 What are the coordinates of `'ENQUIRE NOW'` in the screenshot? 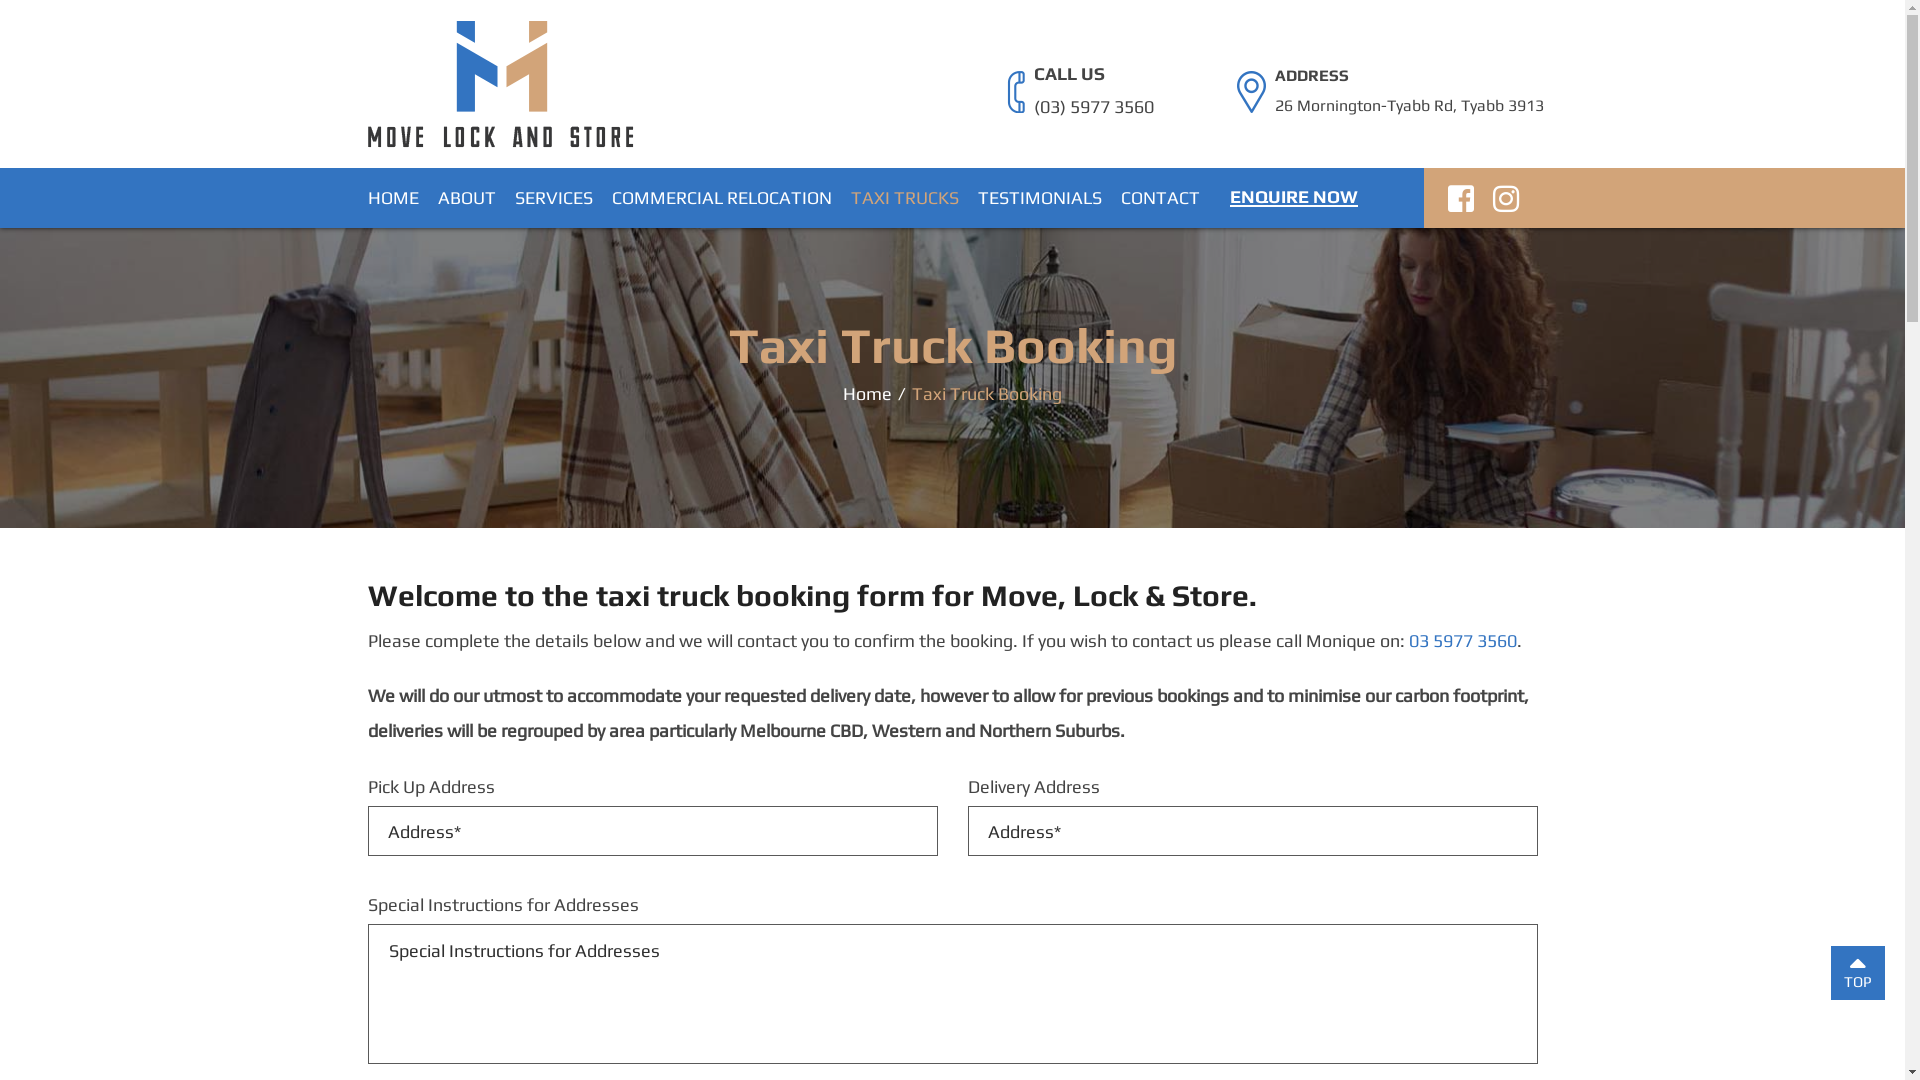 It's located at (1294, 196).